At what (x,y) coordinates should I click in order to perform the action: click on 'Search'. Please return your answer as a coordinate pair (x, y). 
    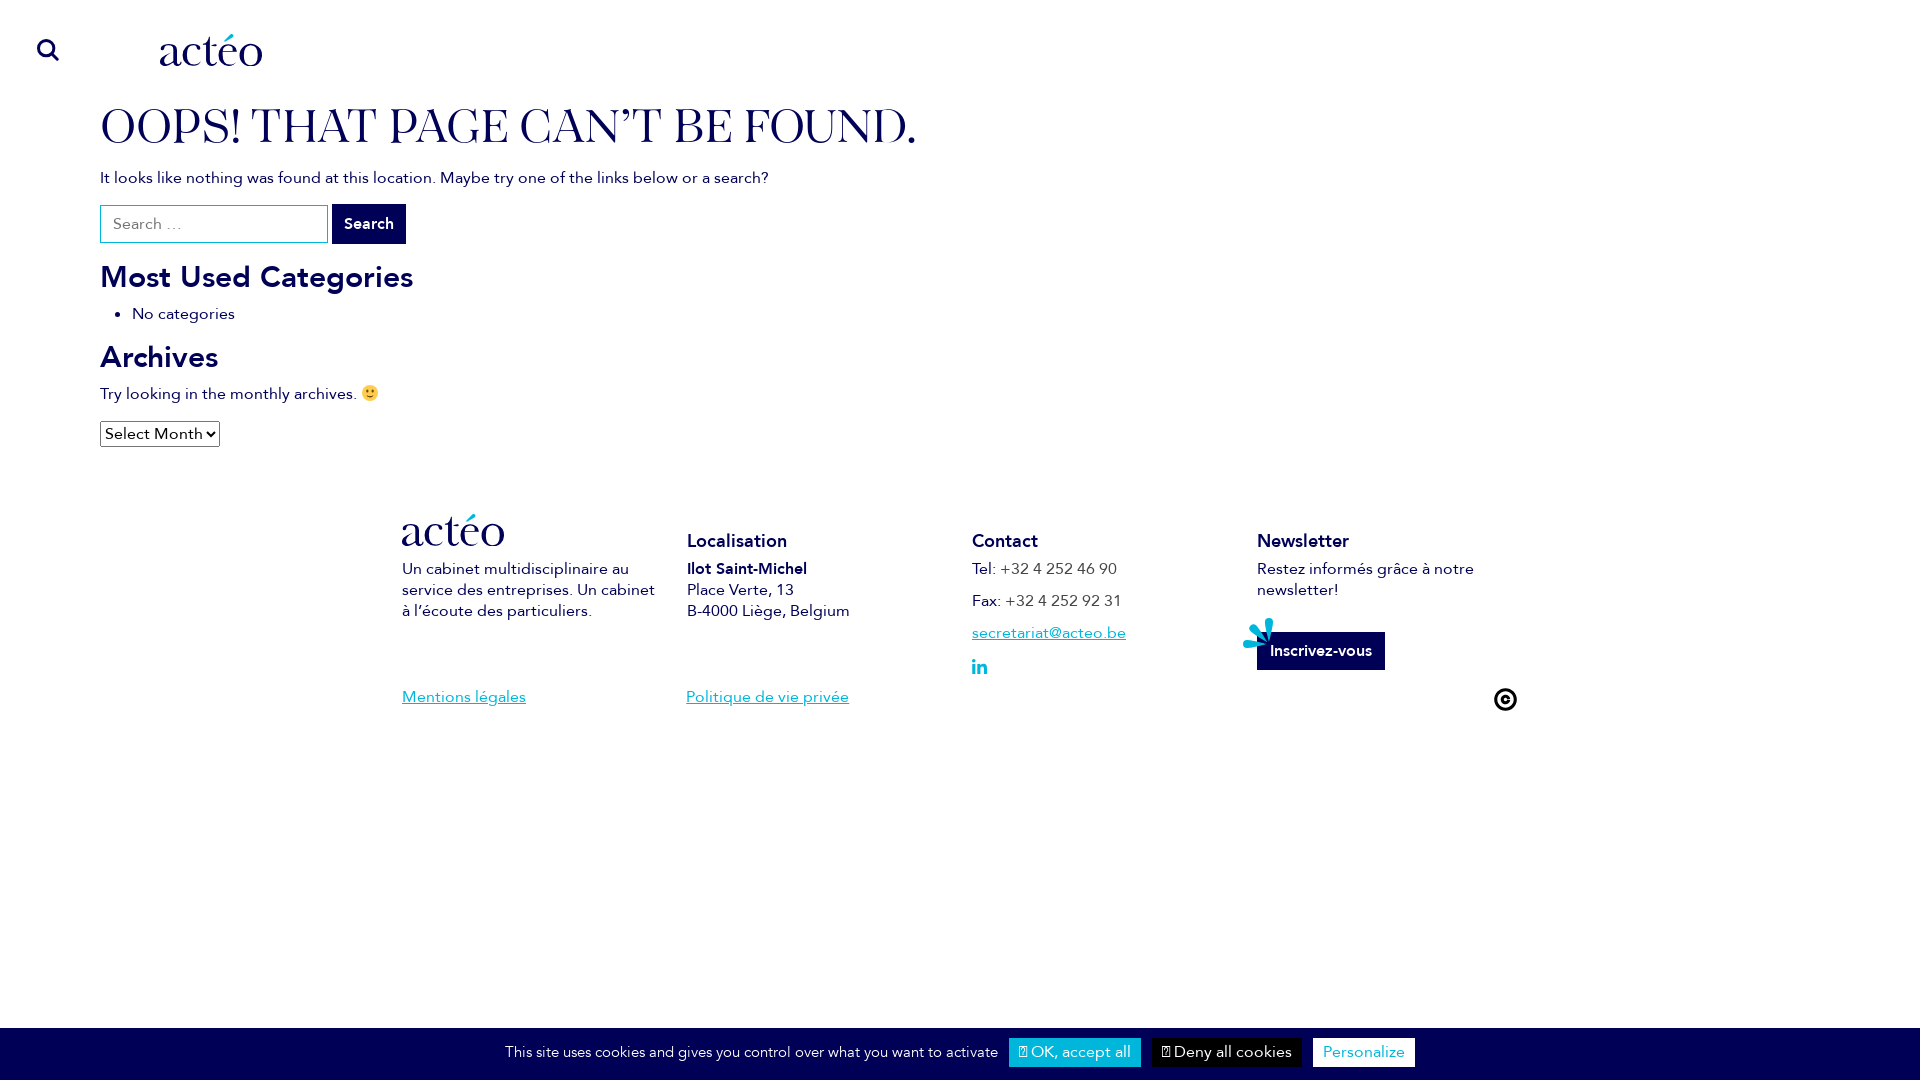
    Looking at the image, I should click on (331, 223).